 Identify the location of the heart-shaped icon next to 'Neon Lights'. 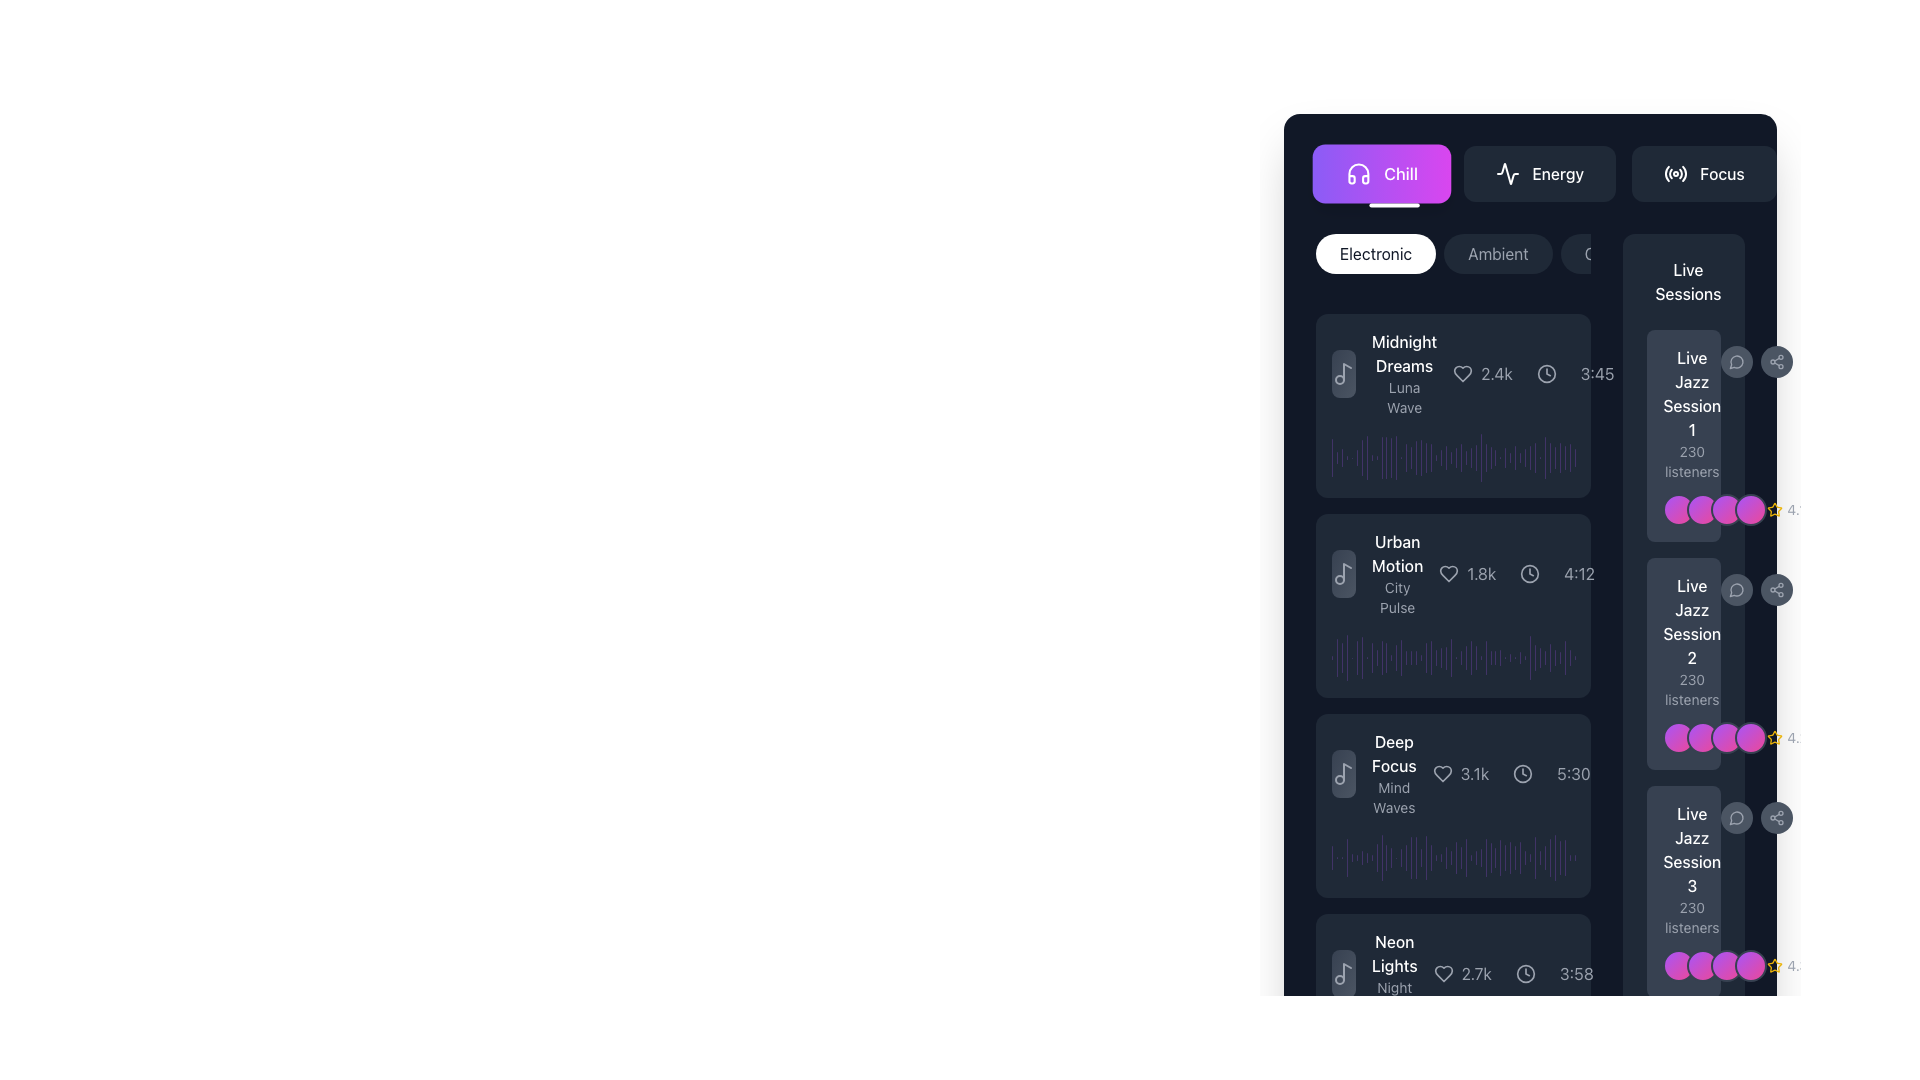
(1443, 973).